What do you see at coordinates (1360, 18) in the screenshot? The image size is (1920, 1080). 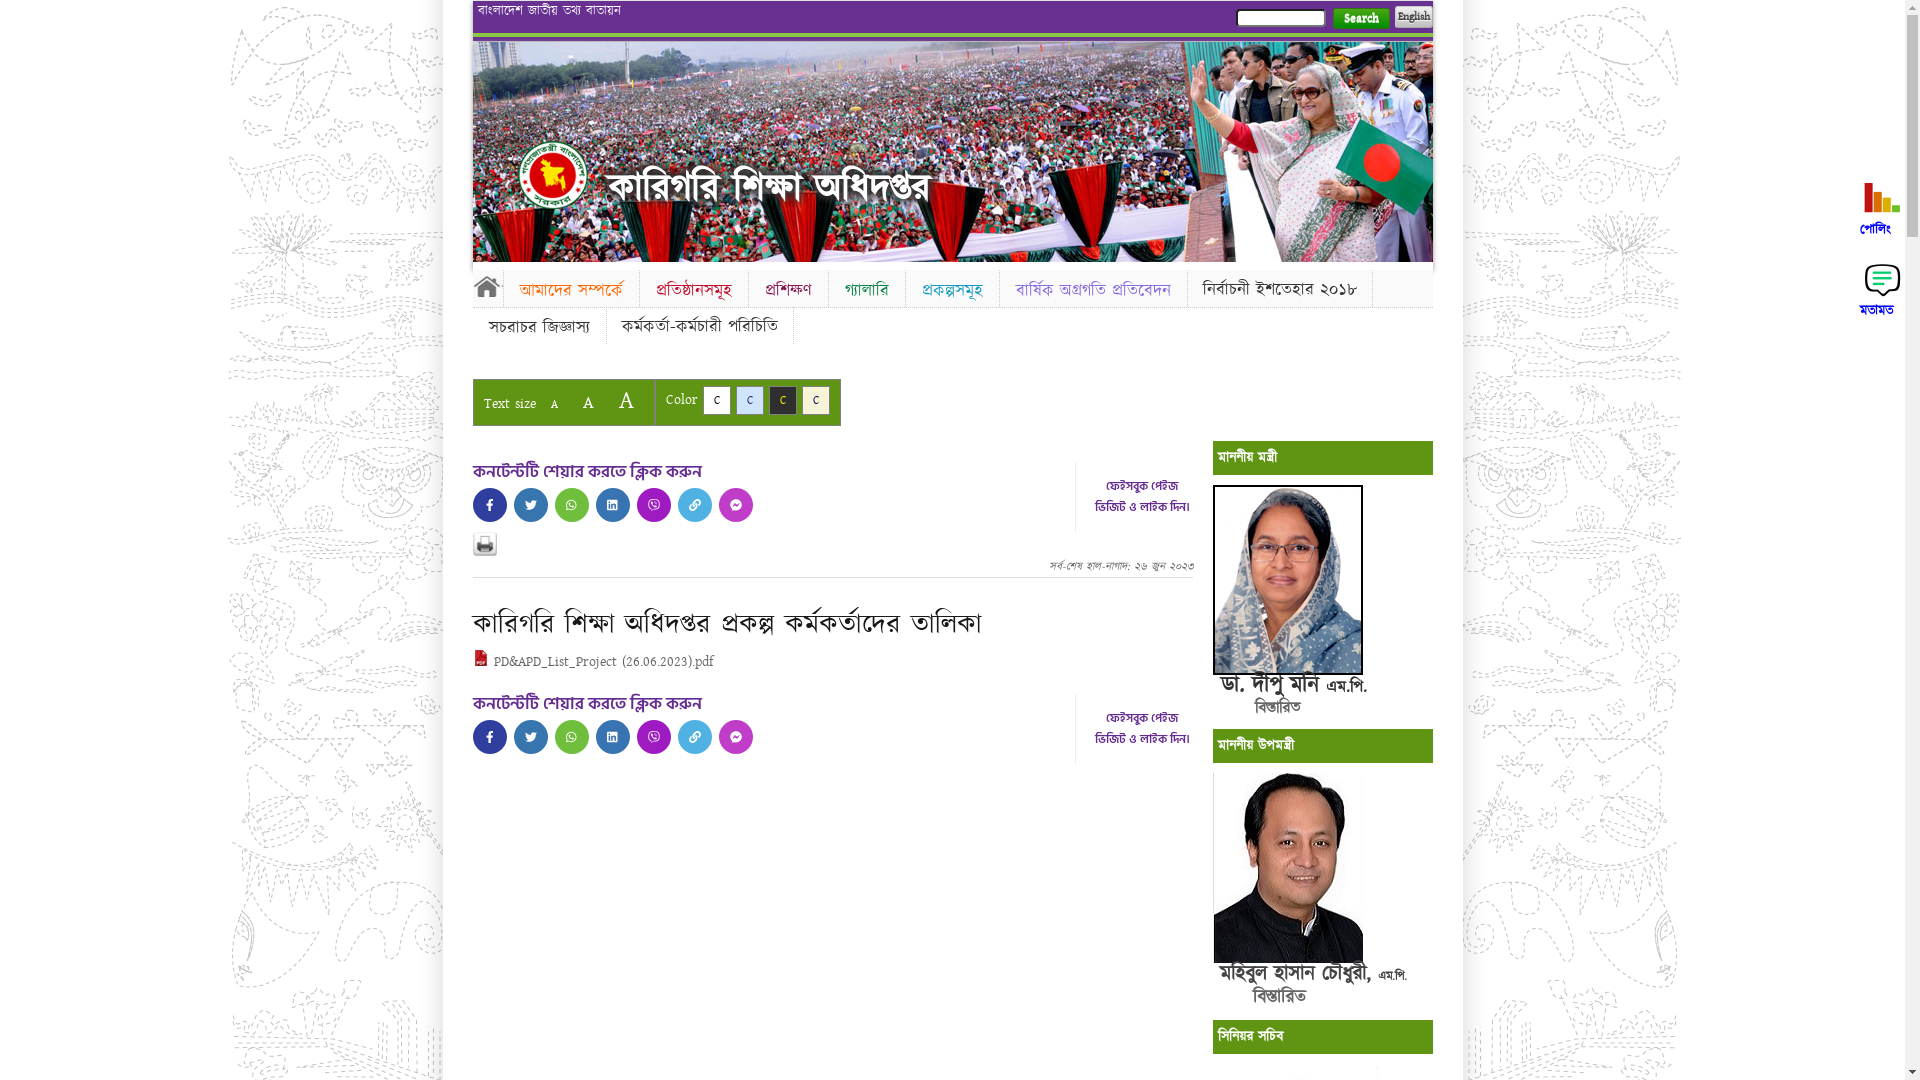 I see `'Search'` at bounding box center [1360, 18].